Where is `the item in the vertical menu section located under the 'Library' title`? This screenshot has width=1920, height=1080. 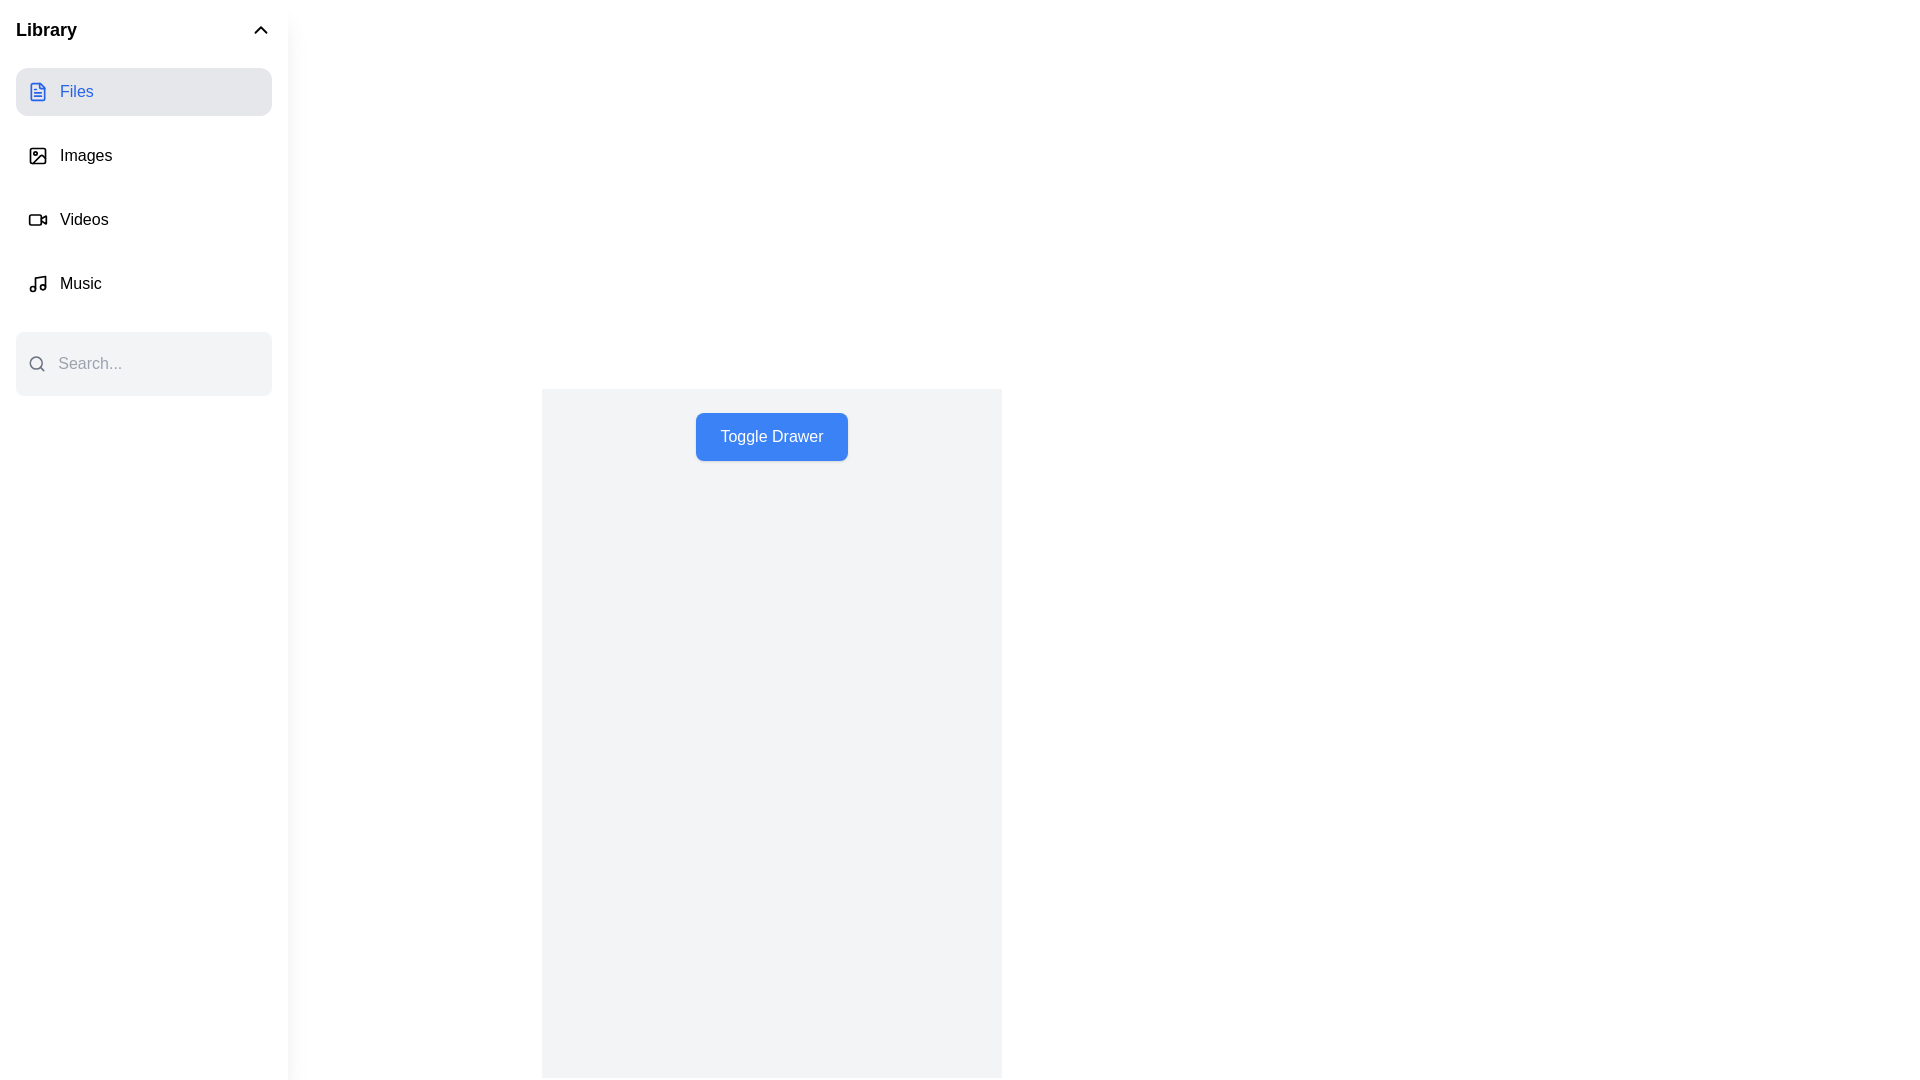
the item in the vertical menu section located under the 'Library' title is located at coordinates (143, 188).